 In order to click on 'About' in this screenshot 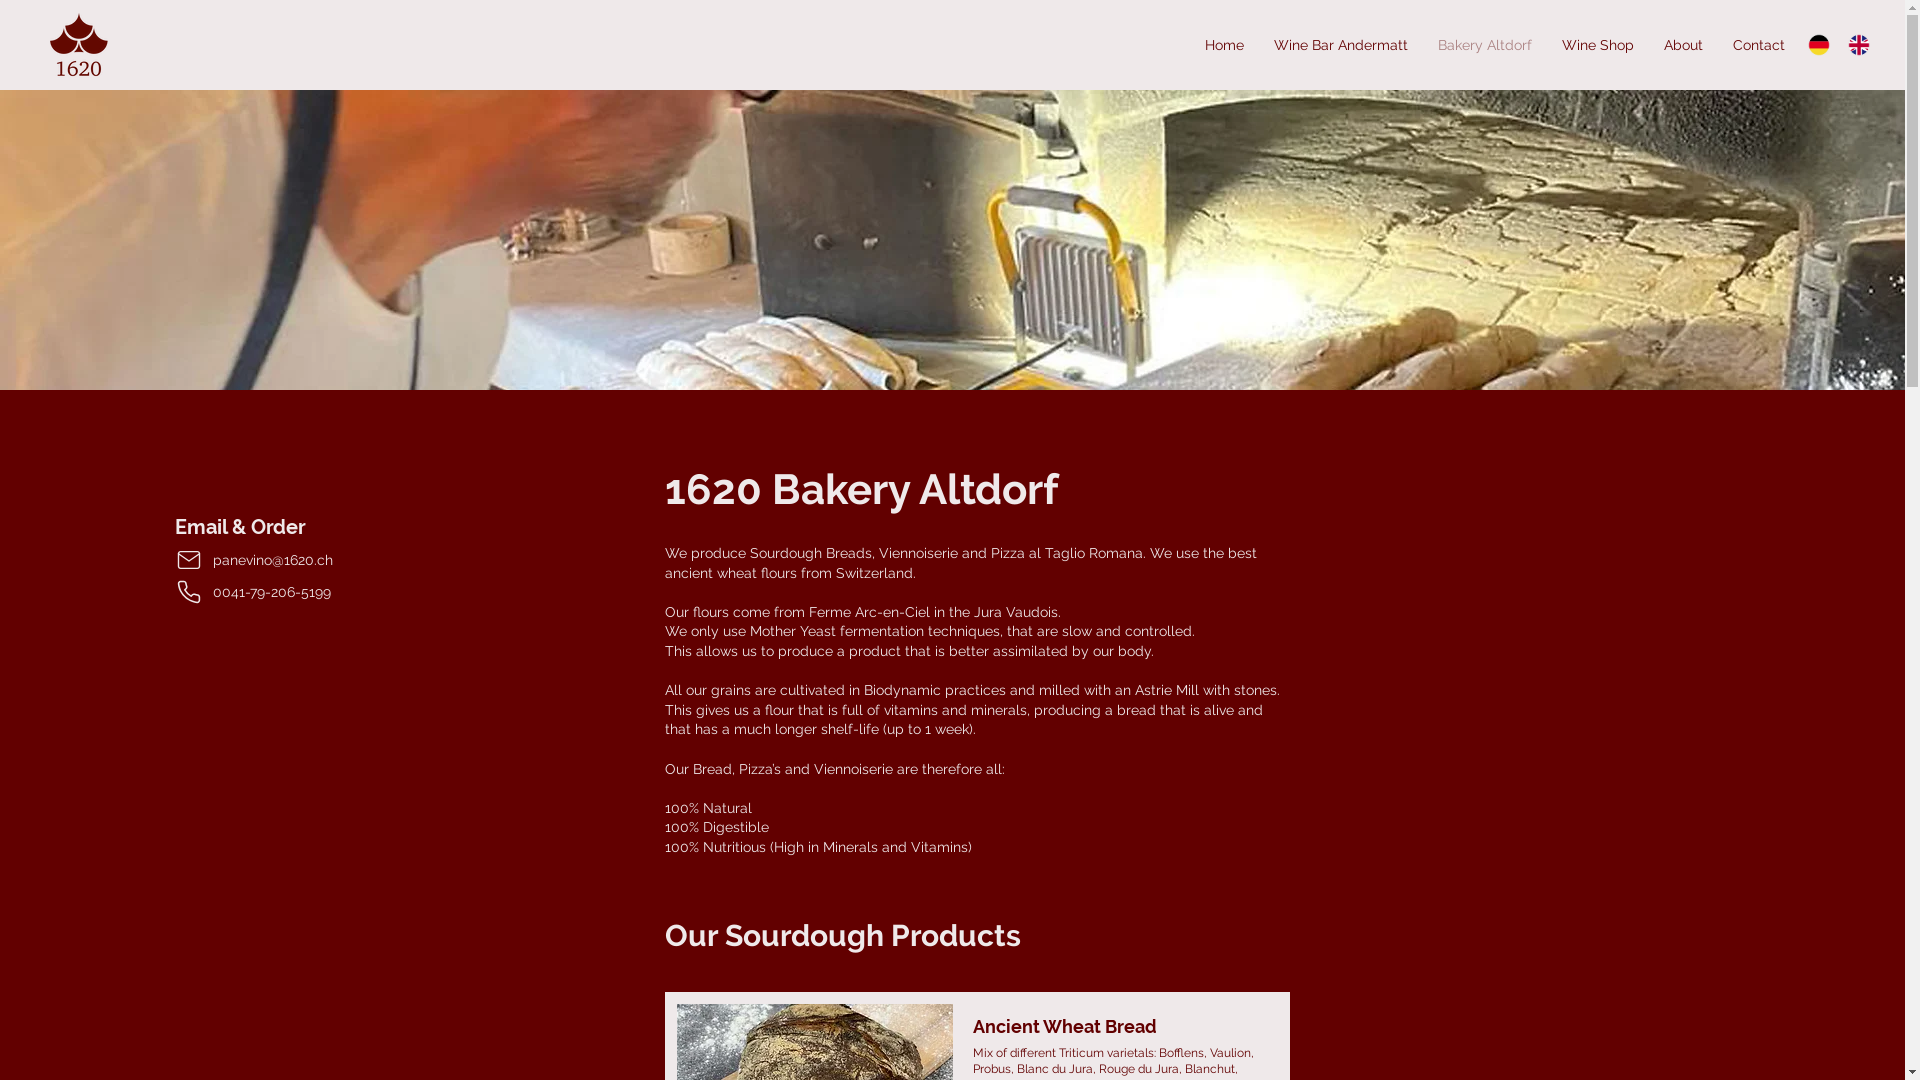, I will do `click(1682, 45)`.